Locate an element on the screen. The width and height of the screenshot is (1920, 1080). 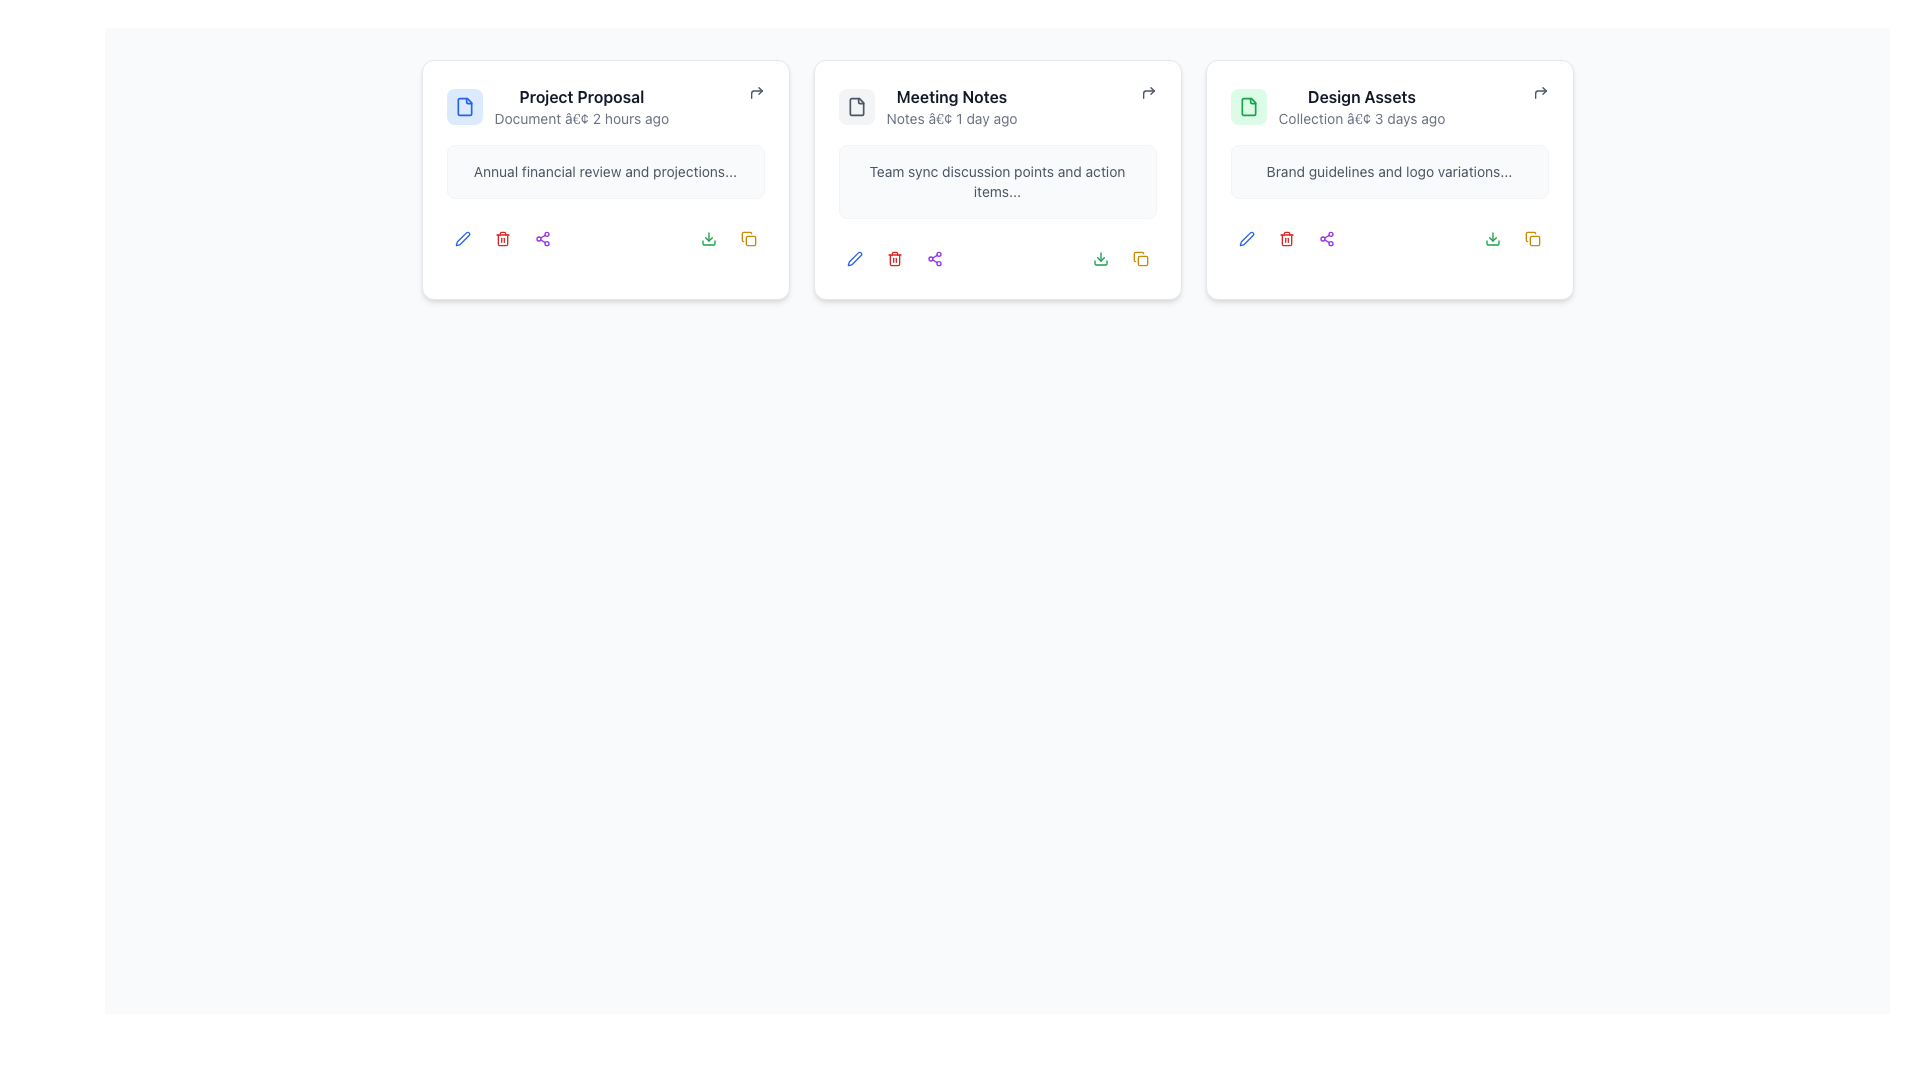
the 'copy' icon button located in the bottom right corner of the 'Design Assets' card for accessibility navigation is located at coordinates (1531, 238).